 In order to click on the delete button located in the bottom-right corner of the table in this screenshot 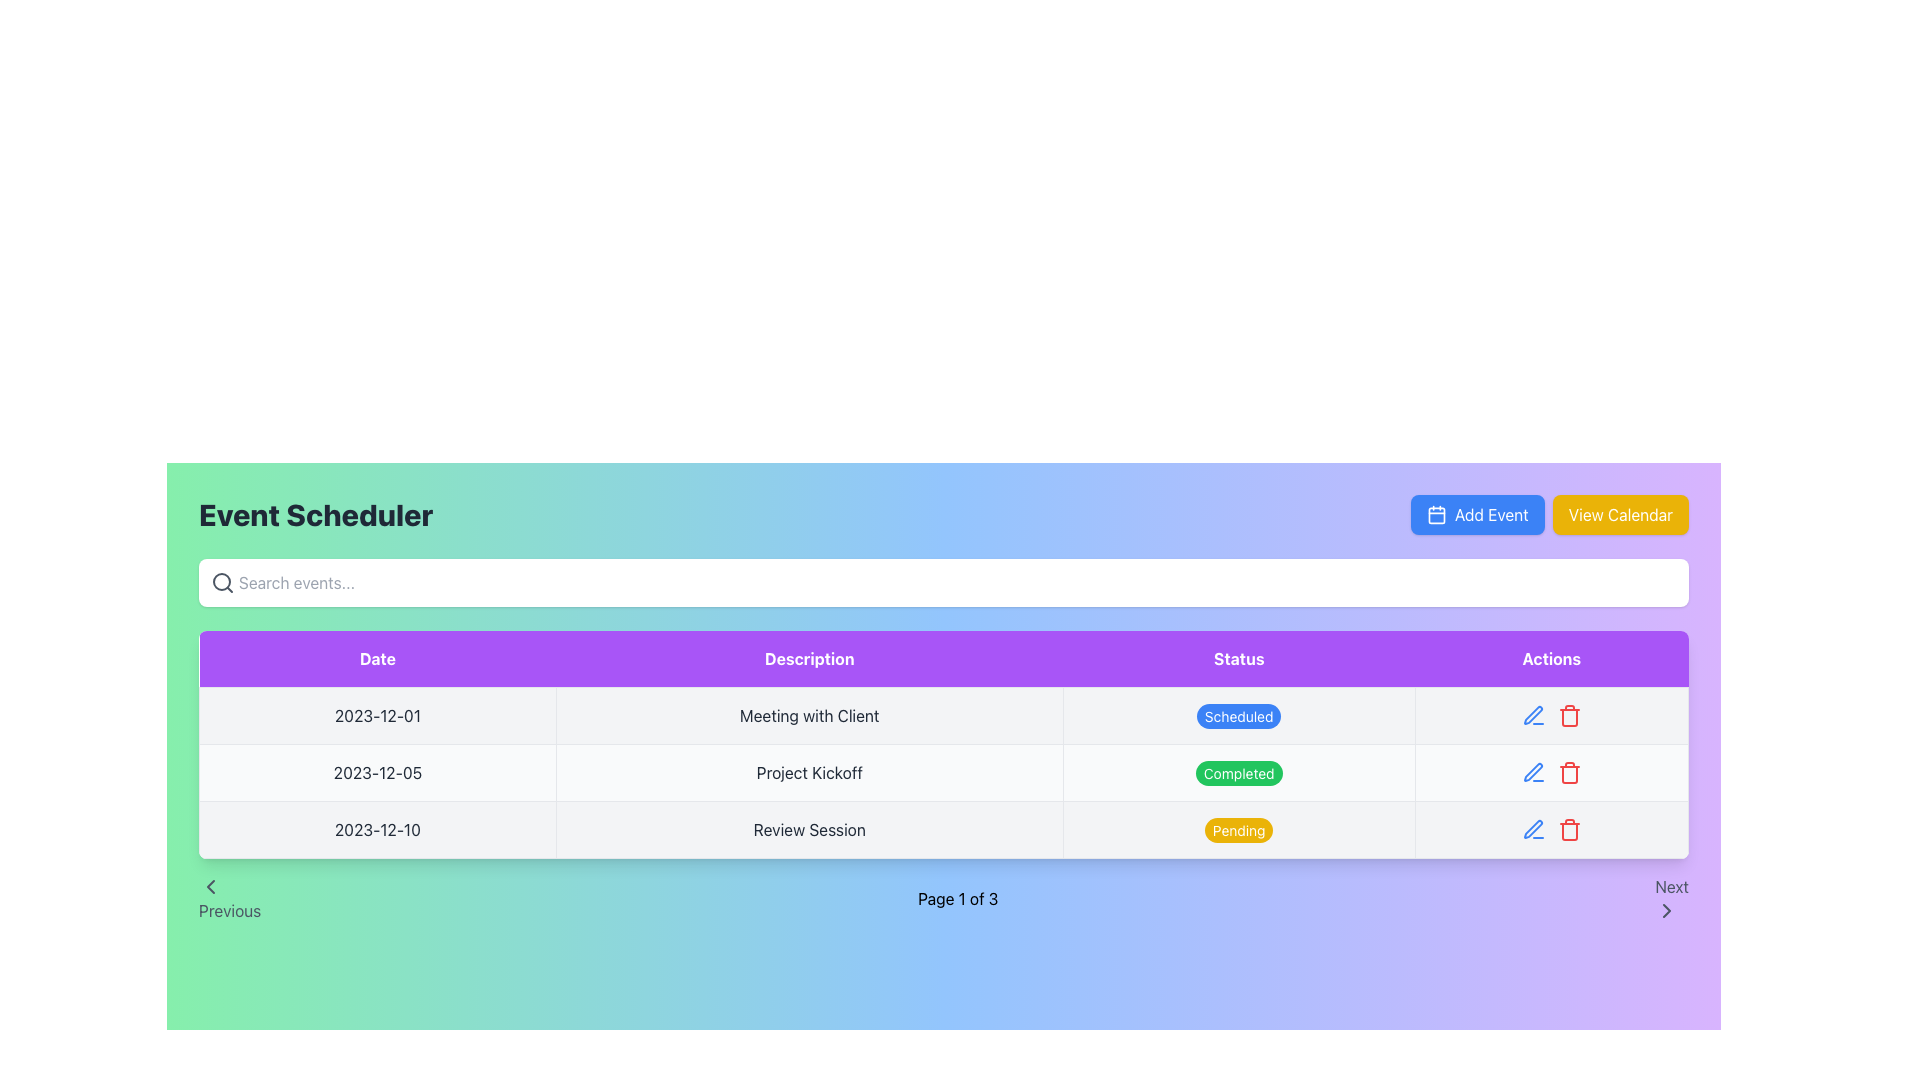, I will do `click(1568, 829)`.